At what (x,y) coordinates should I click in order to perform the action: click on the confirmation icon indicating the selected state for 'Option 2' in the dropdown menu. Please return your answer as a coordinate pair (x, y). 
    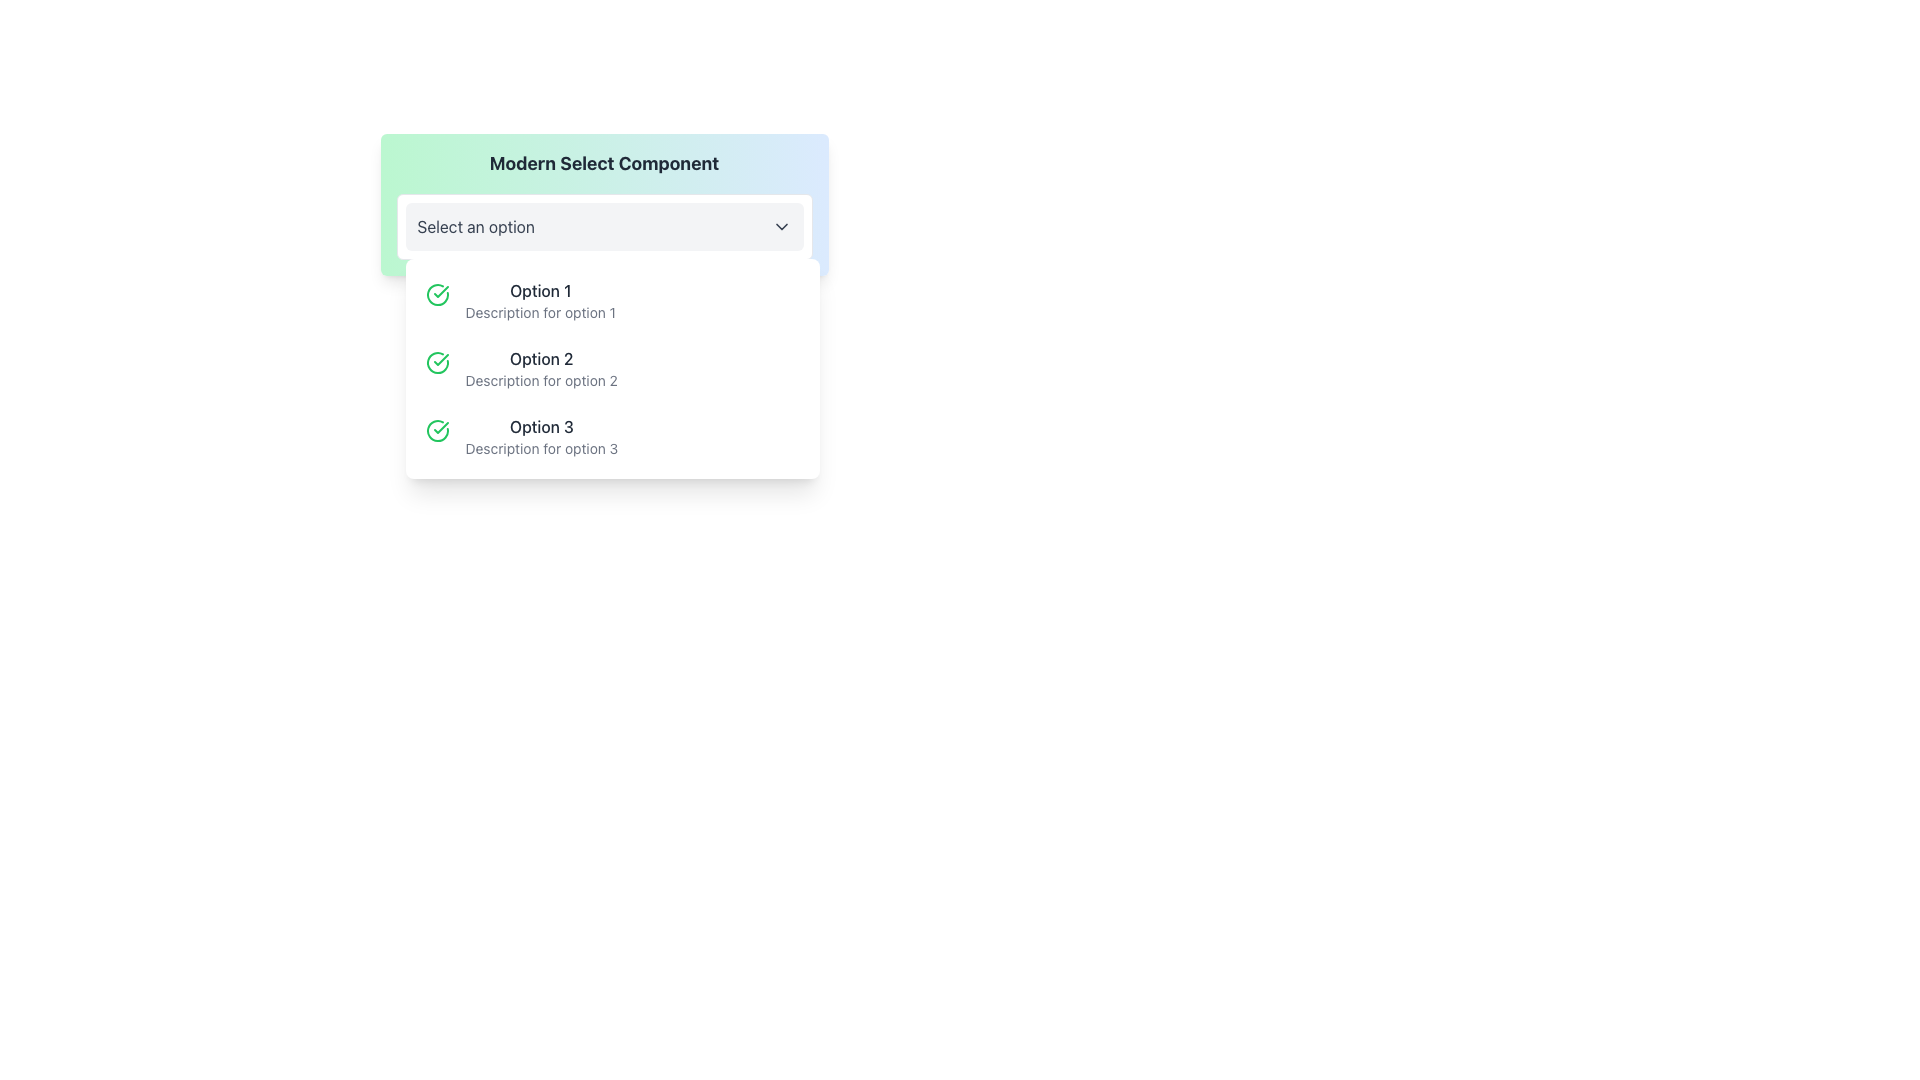
    Looking at the image, I should click on (436, 362).